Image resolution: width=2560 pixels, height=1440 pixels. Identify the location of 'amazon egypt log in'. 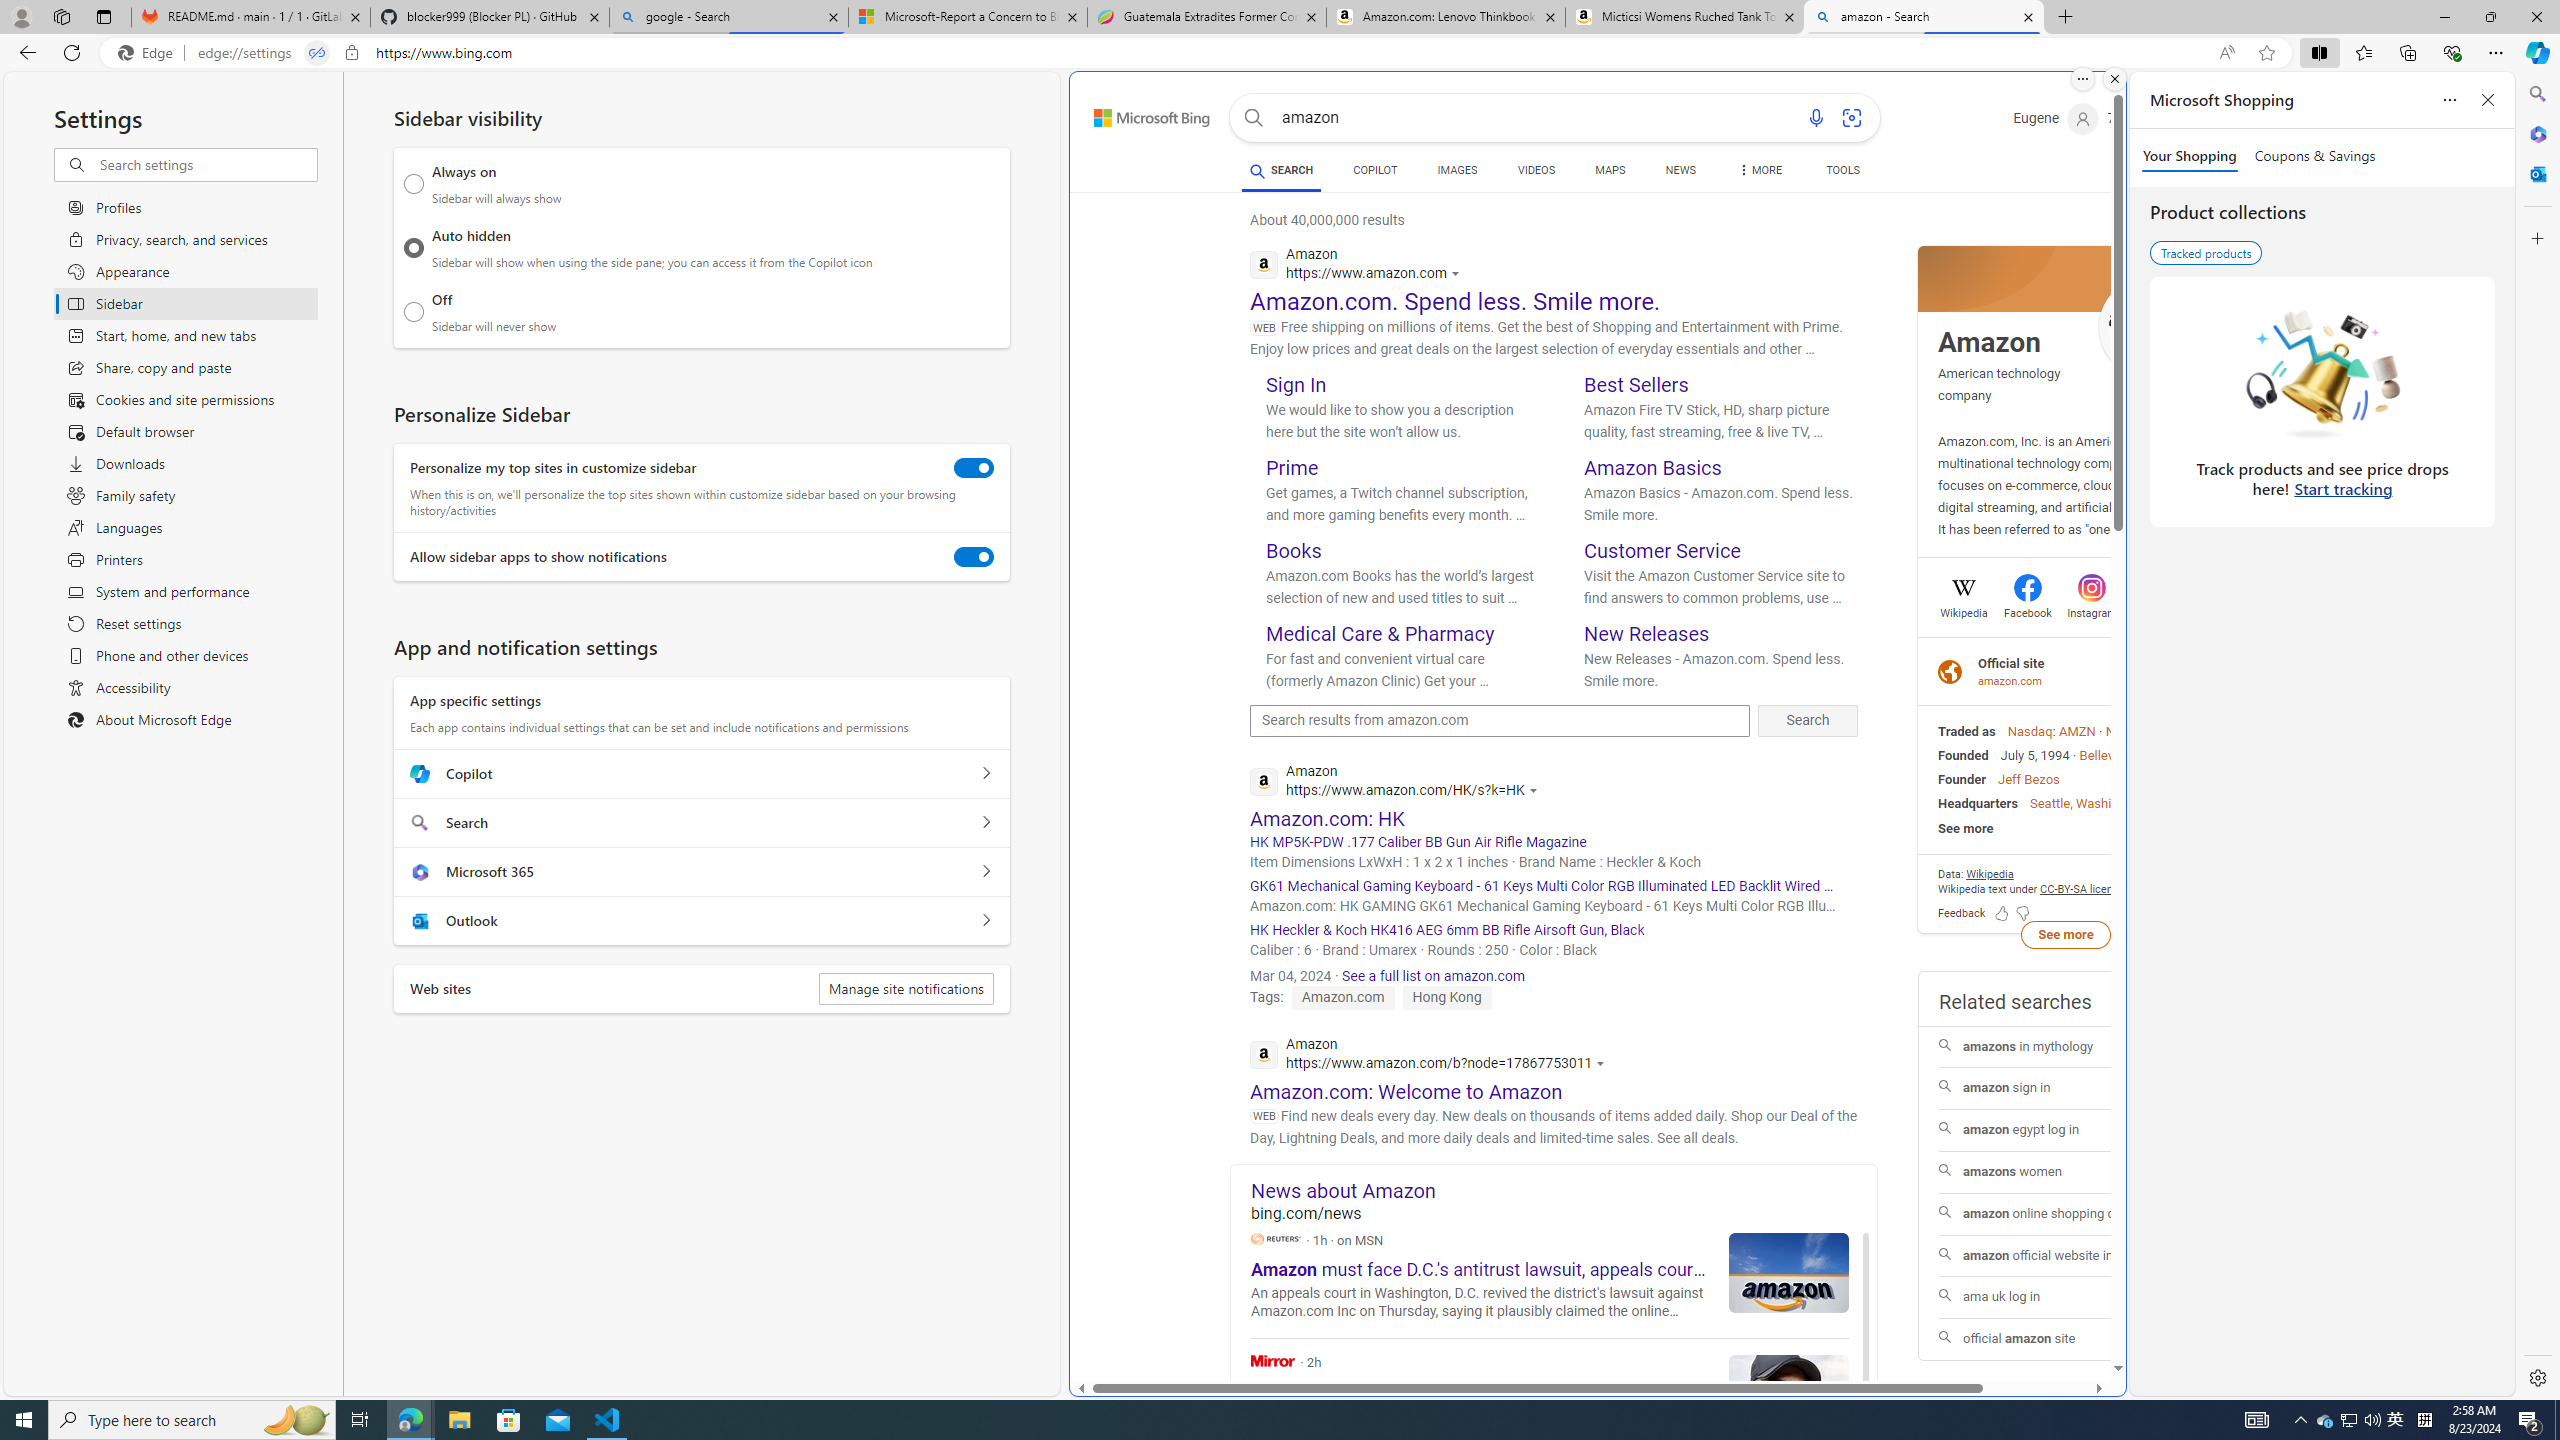
(2064, 1130).